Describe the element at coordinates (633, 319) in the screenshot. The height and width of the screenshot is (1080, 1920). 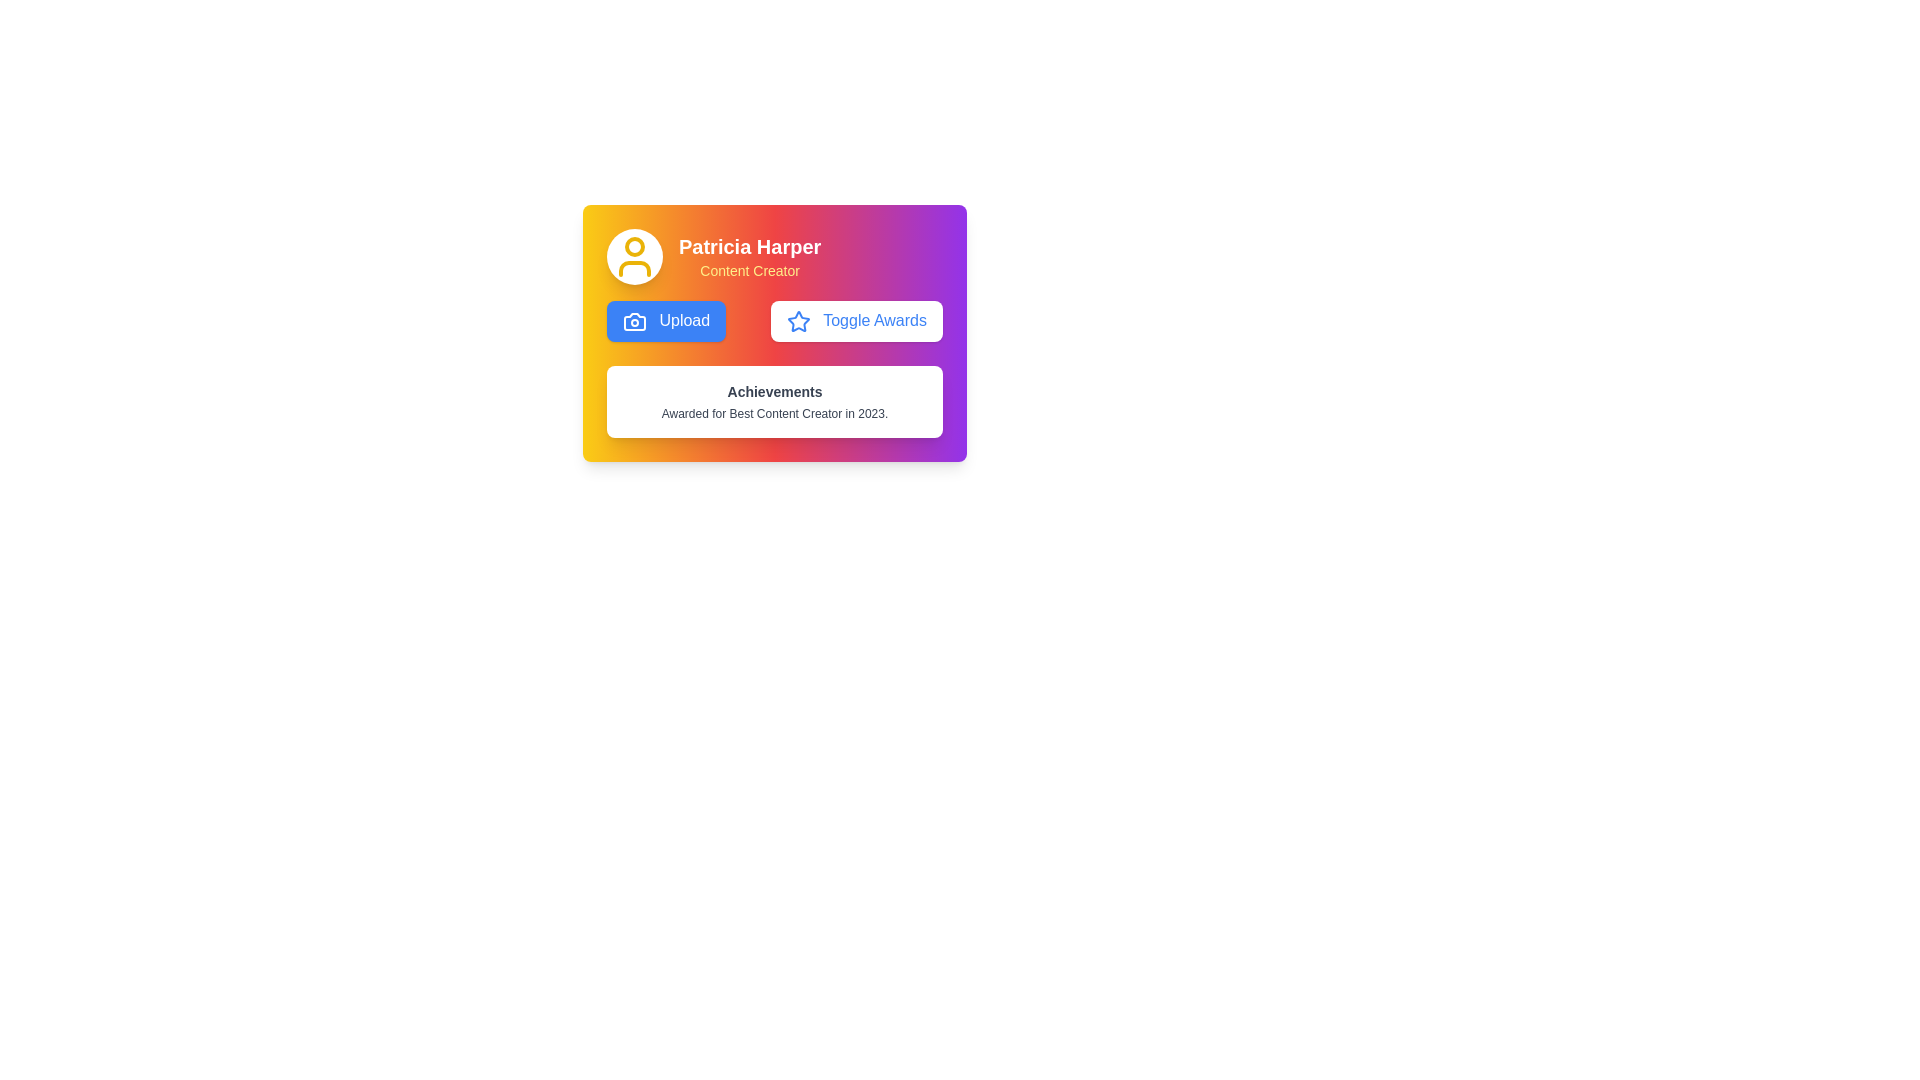
I see `the camera icon, which is the left component inside the 'Upload' button, located to the left of the 'Toggle Awards' button` at that location.